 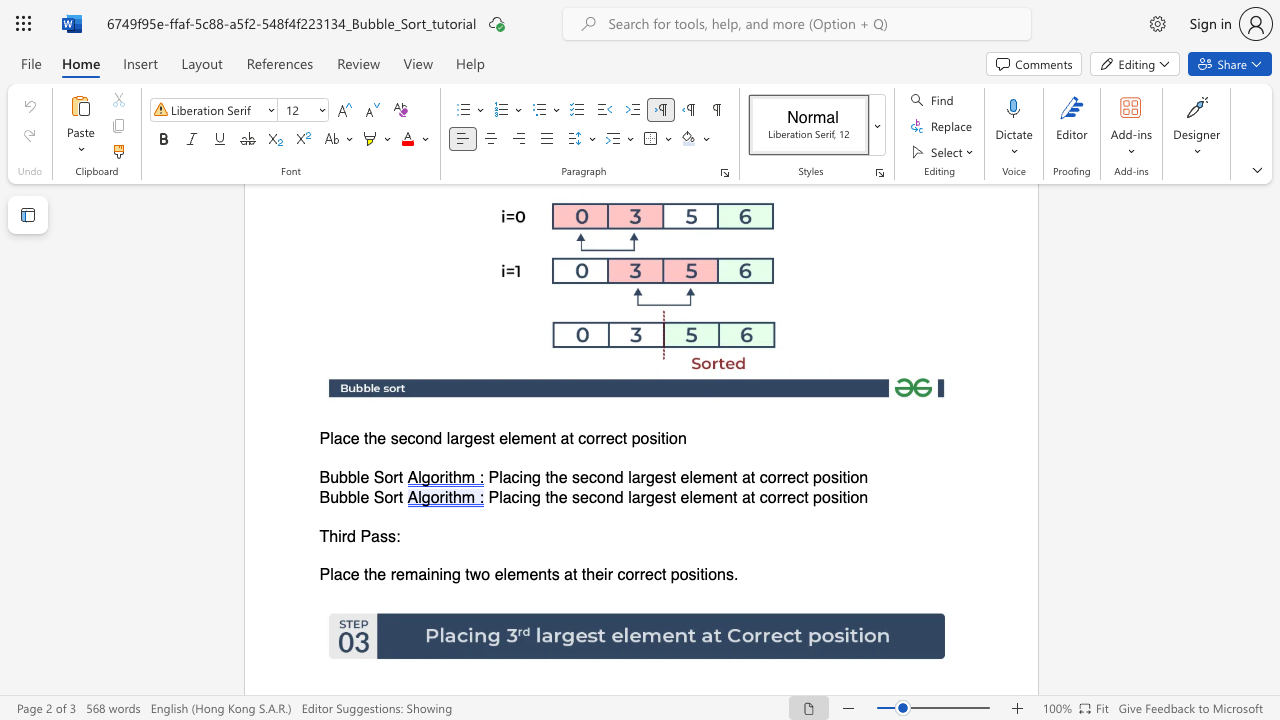 What do you see at coordinates (366, 438) in the screenshot?
I see `the 1th character "t" in the text` at bounding box center [366, 438].